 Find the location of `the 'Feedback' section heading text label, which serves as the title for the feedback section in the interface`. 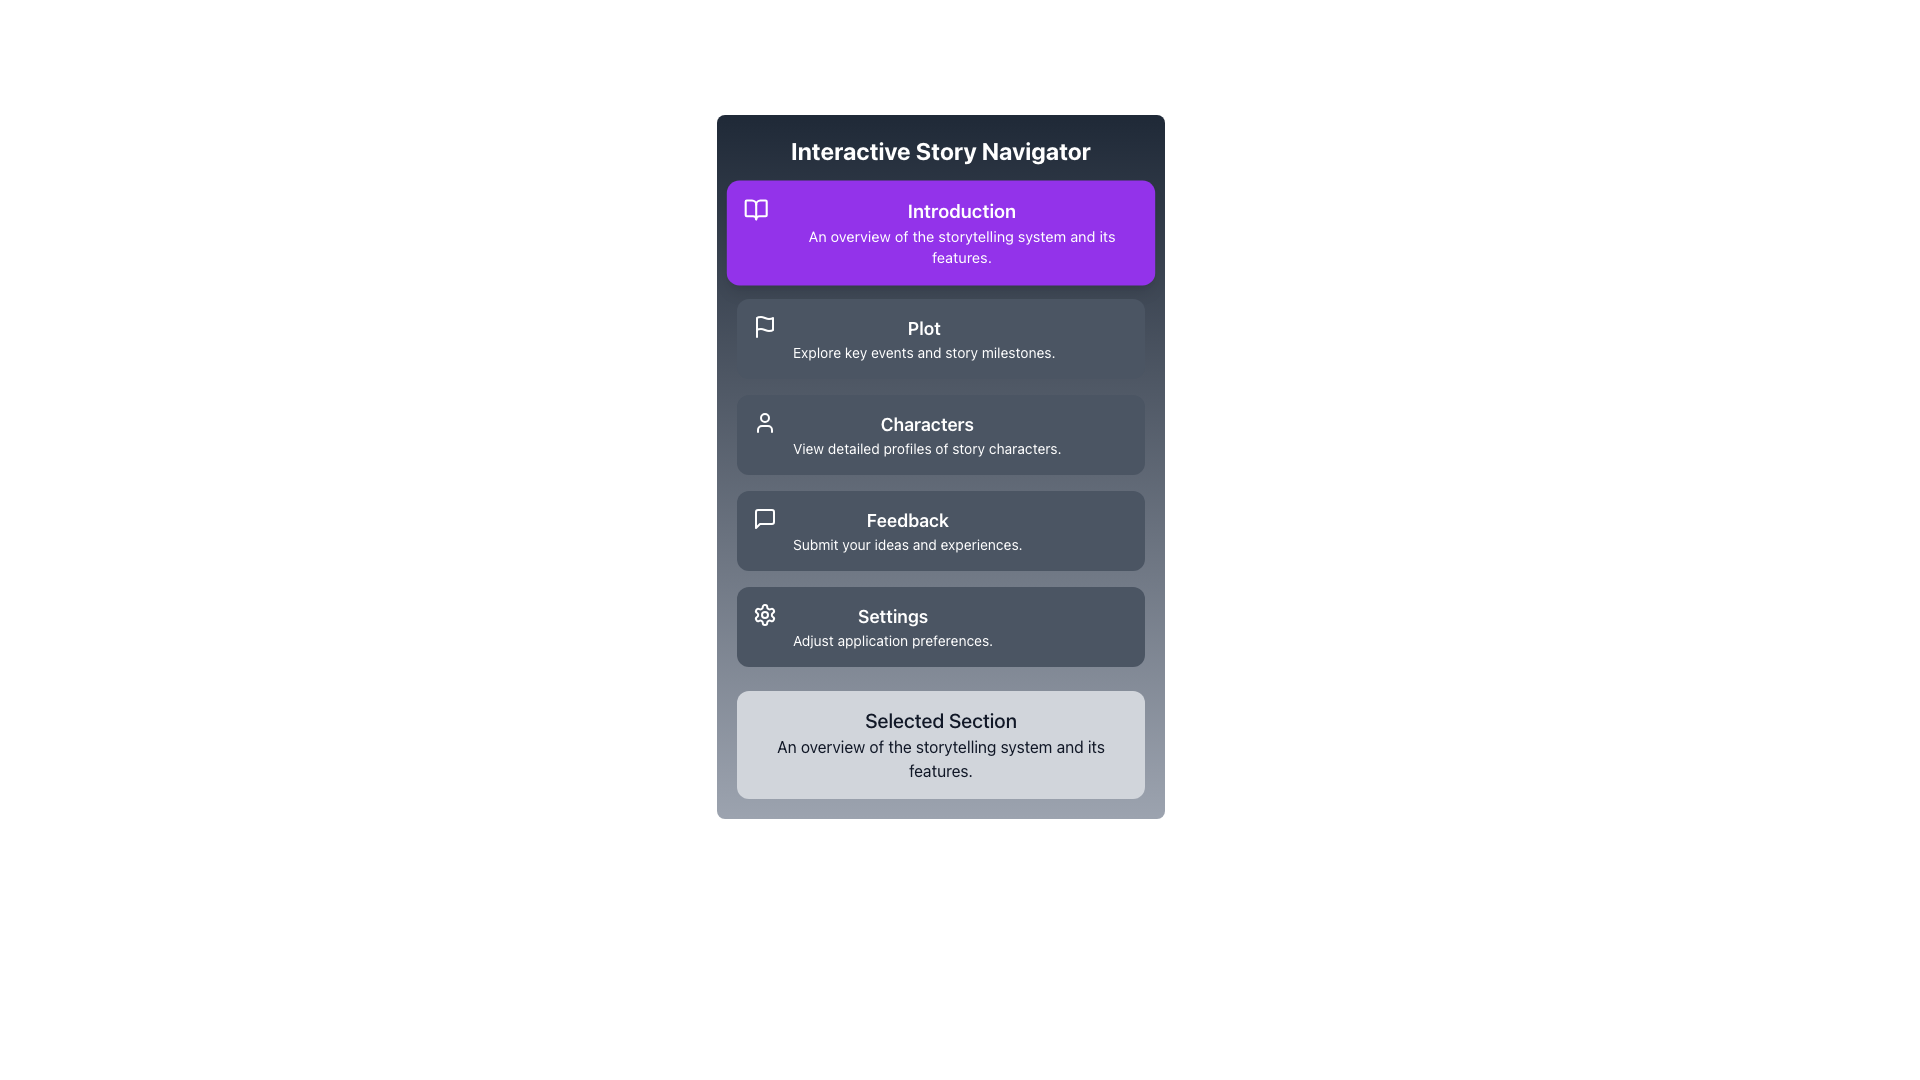

the 'Feedback' section heading text label, which serves as the title for the feedback section in the interface is located at coordinates (906, 519).